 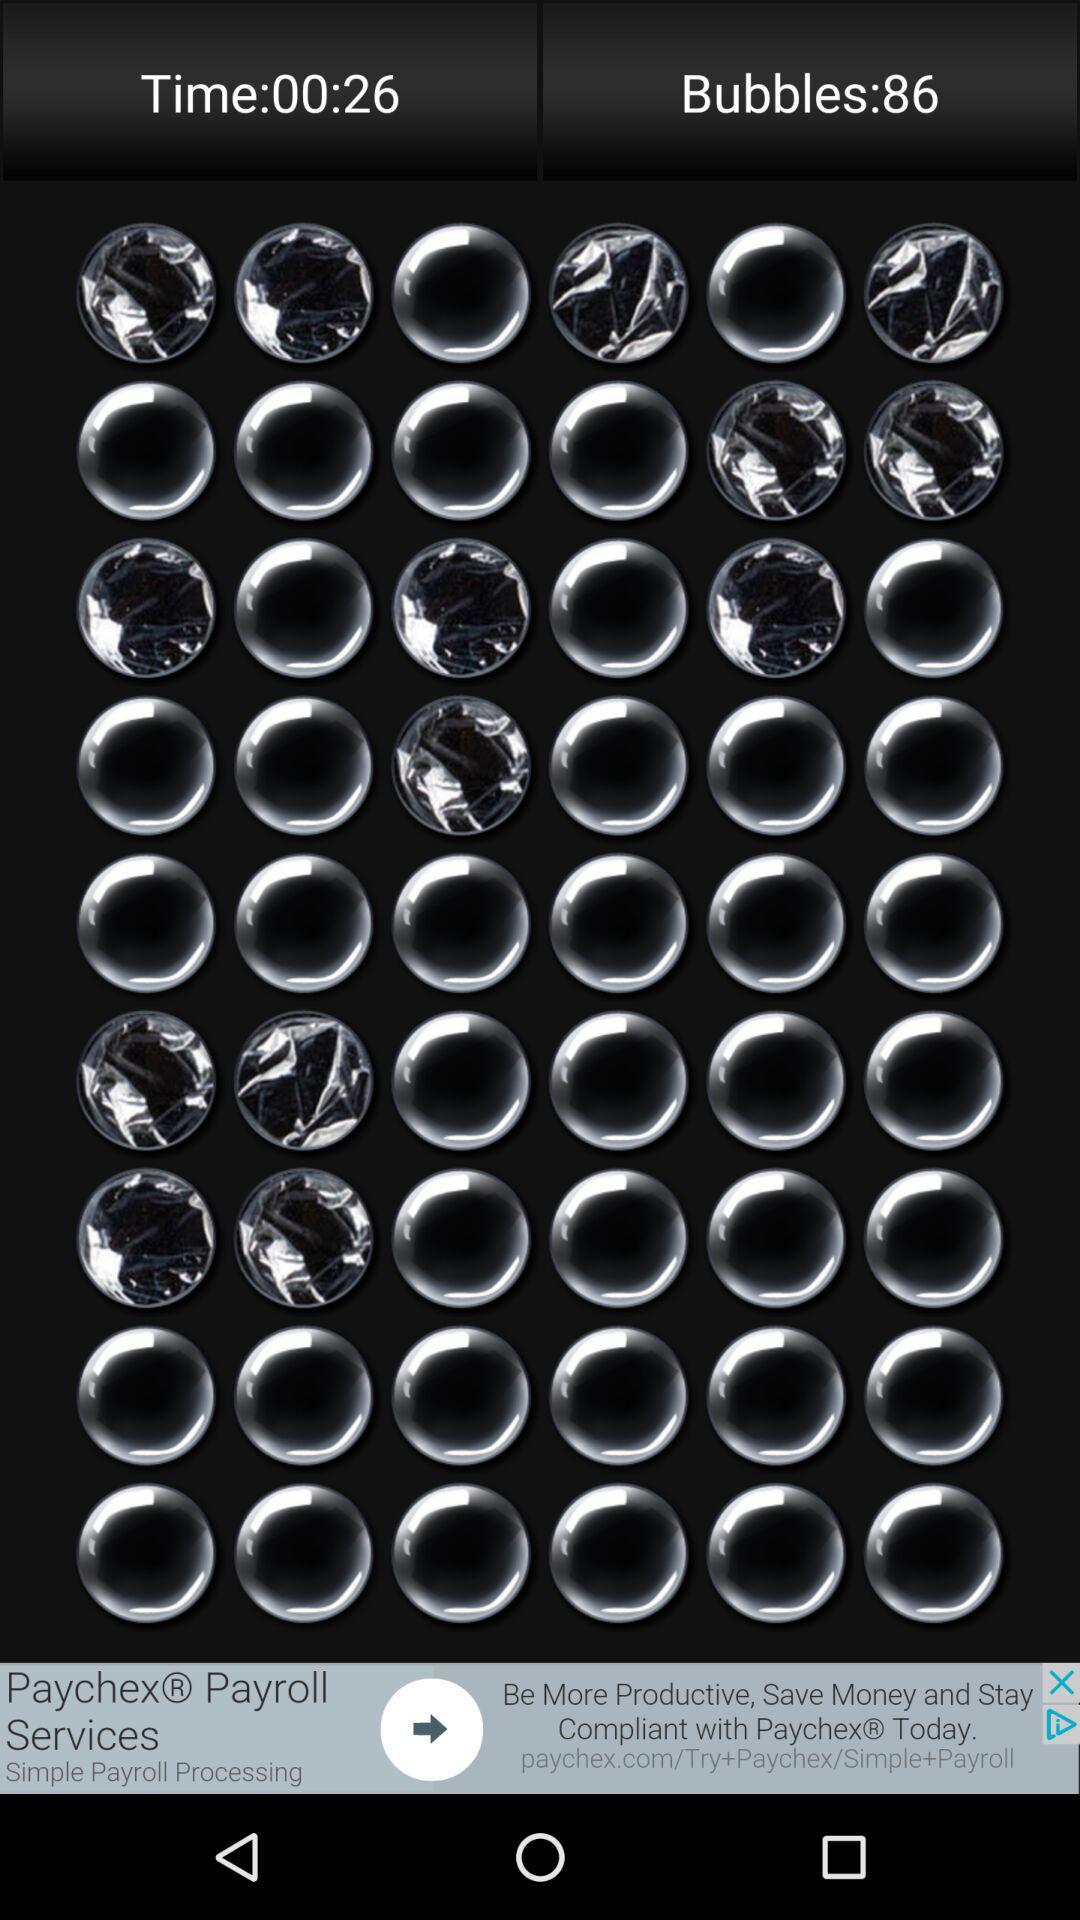 What do you see at coordinates (303, 1079) in the screenshot?
I see `bubble image` at bounding box center [303, 1079].